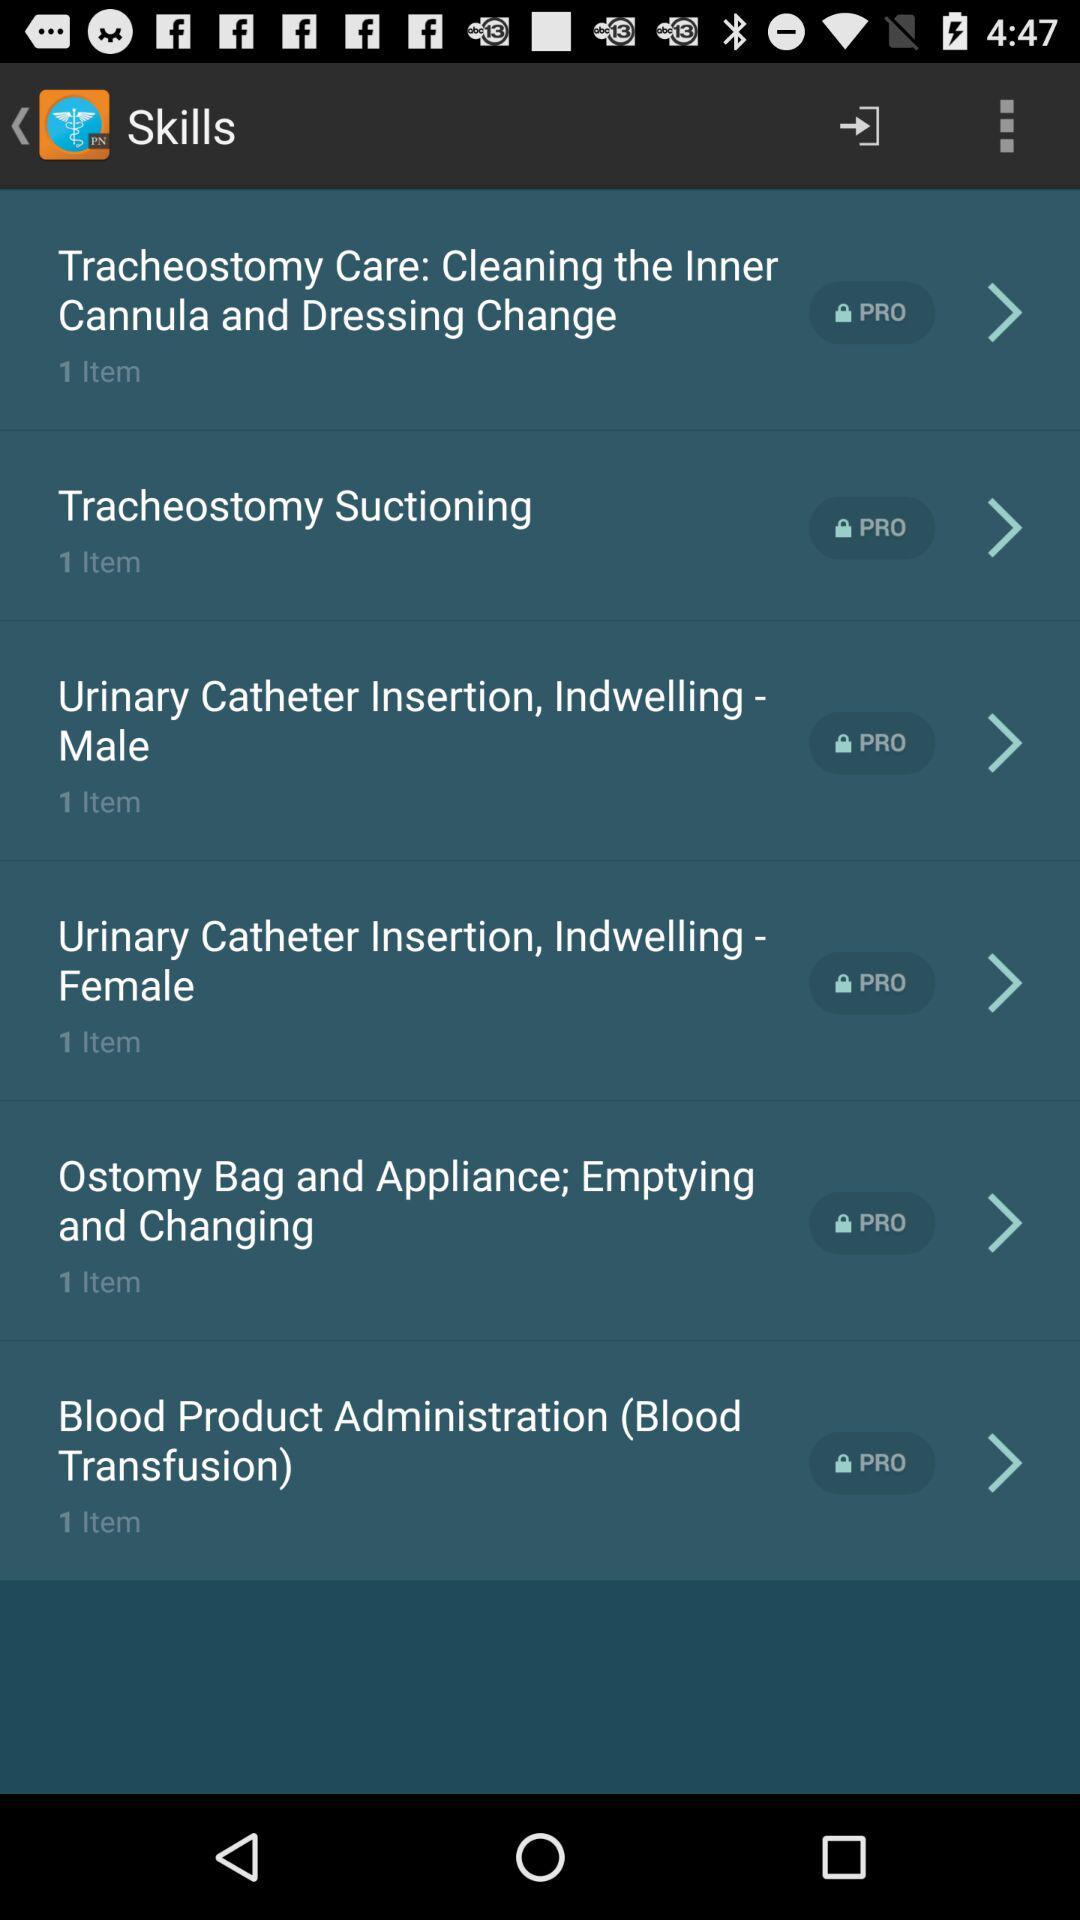 The height and width of the screenshot is (1920, 1080). What do you see at coordinates (871, 742) in the screenshot?
I see `pro feature locked` at bounding box center [871, 742].